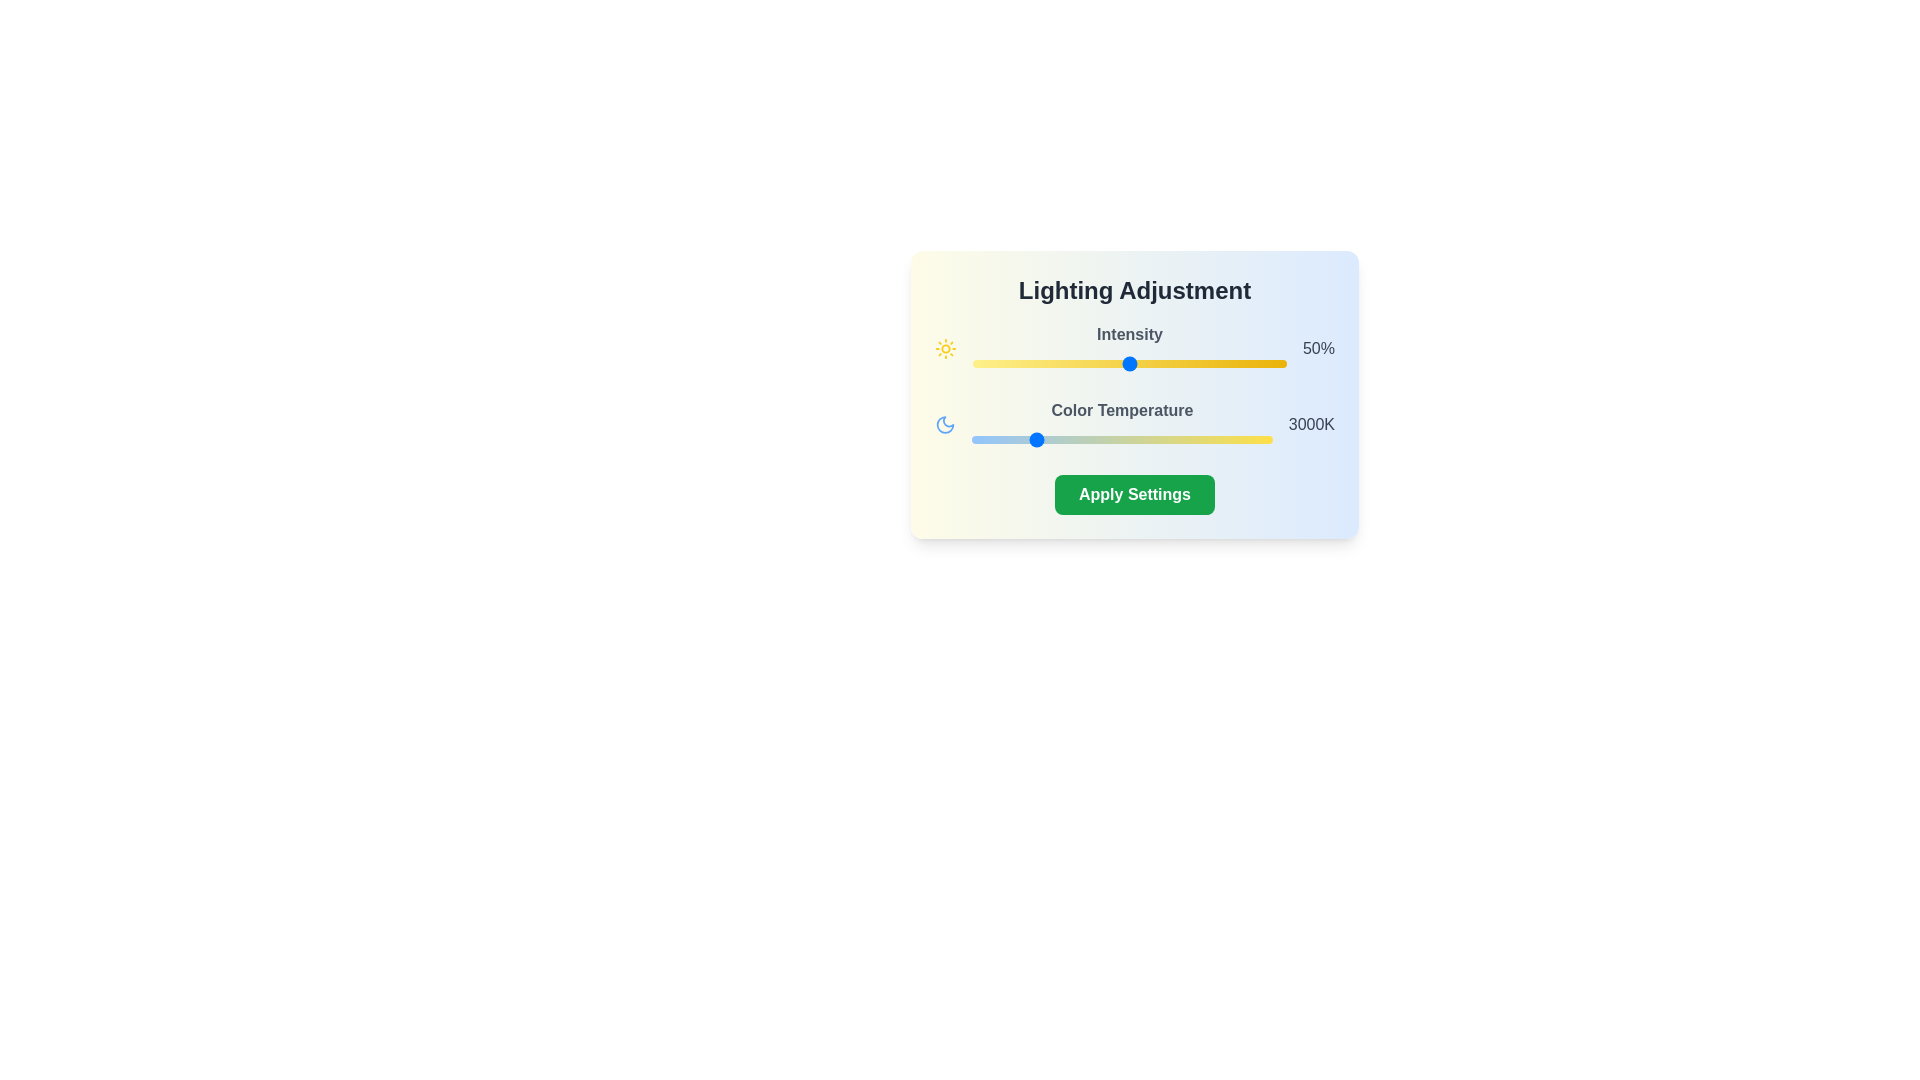  What do you see at coordinates (1080, 438) in the screenshot?
I see `the color temperature slider to set it to 3826 Kelvin` at bounding box center [1080, 438].